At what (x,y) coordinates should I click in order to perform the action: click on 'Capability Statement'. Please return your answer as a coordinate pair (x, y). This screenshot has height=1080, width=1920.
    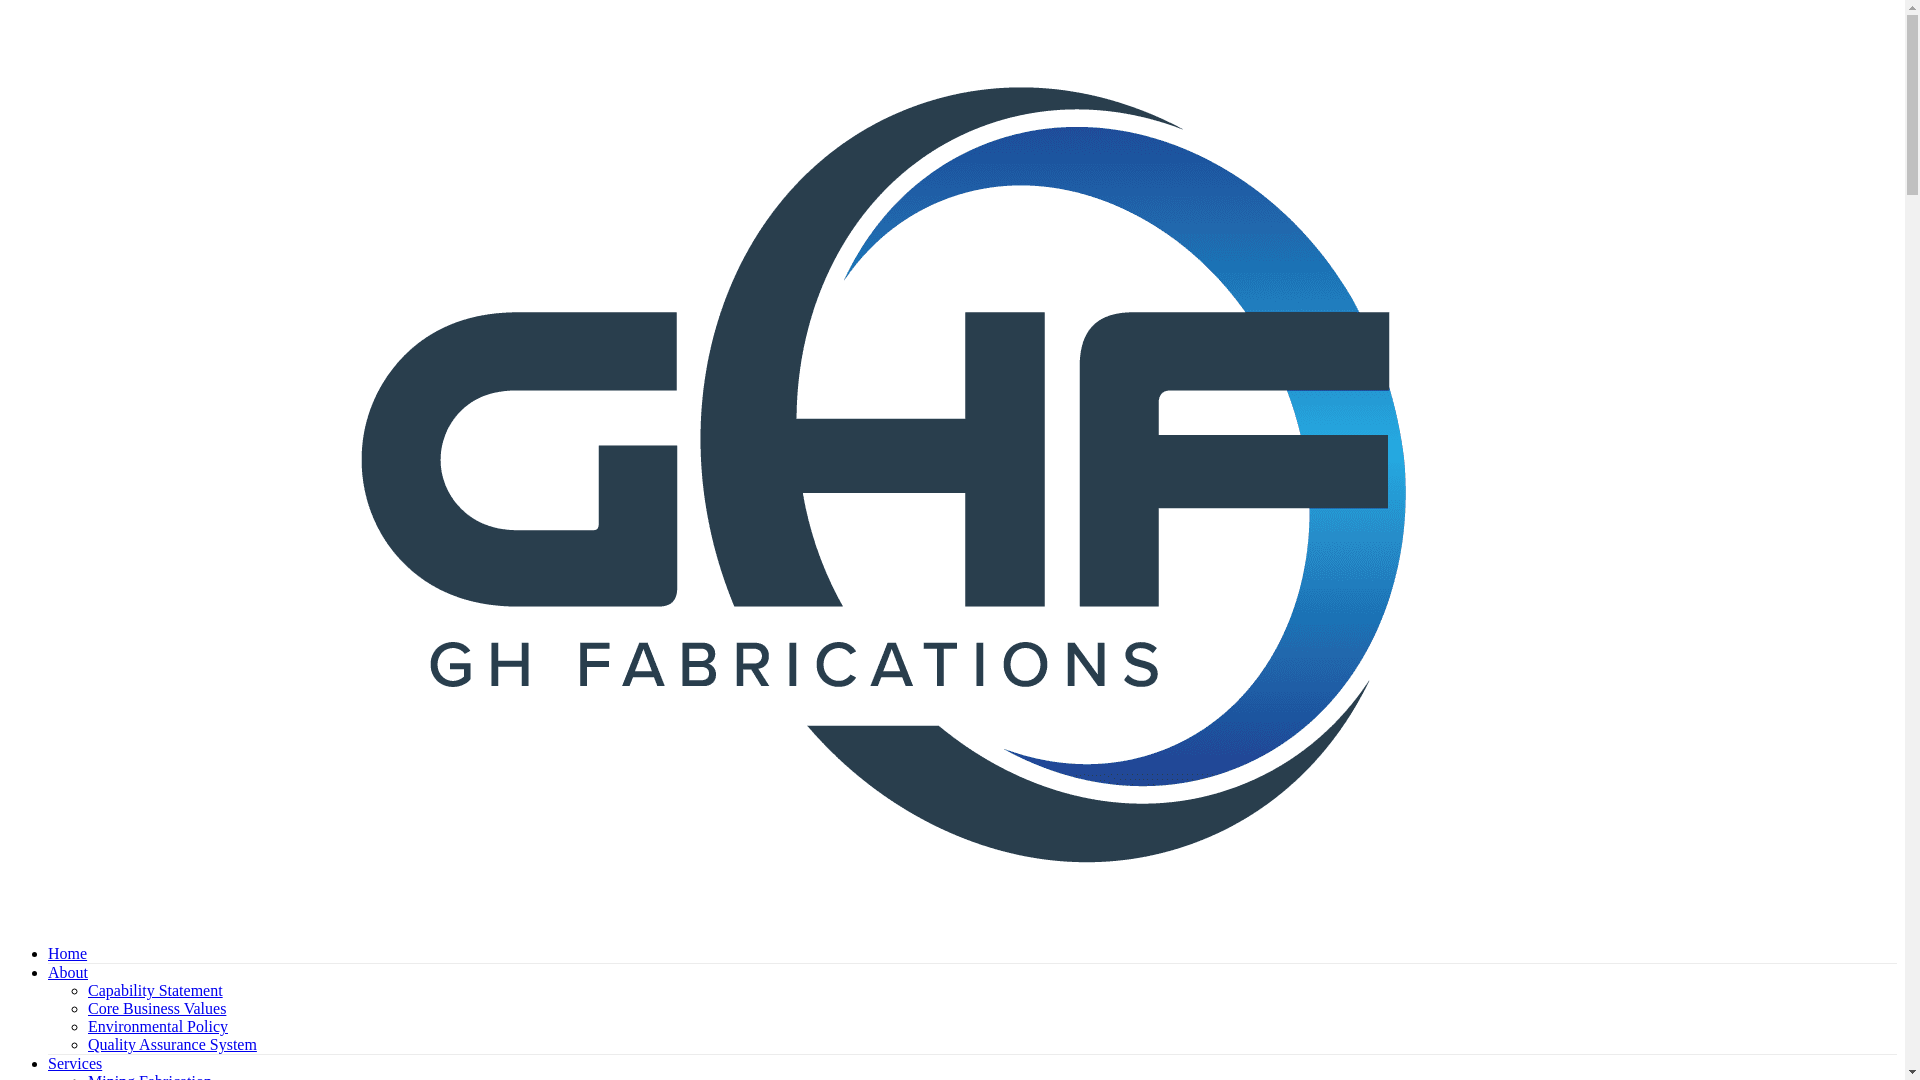
    Looking at the image, I should click on (154, 990).